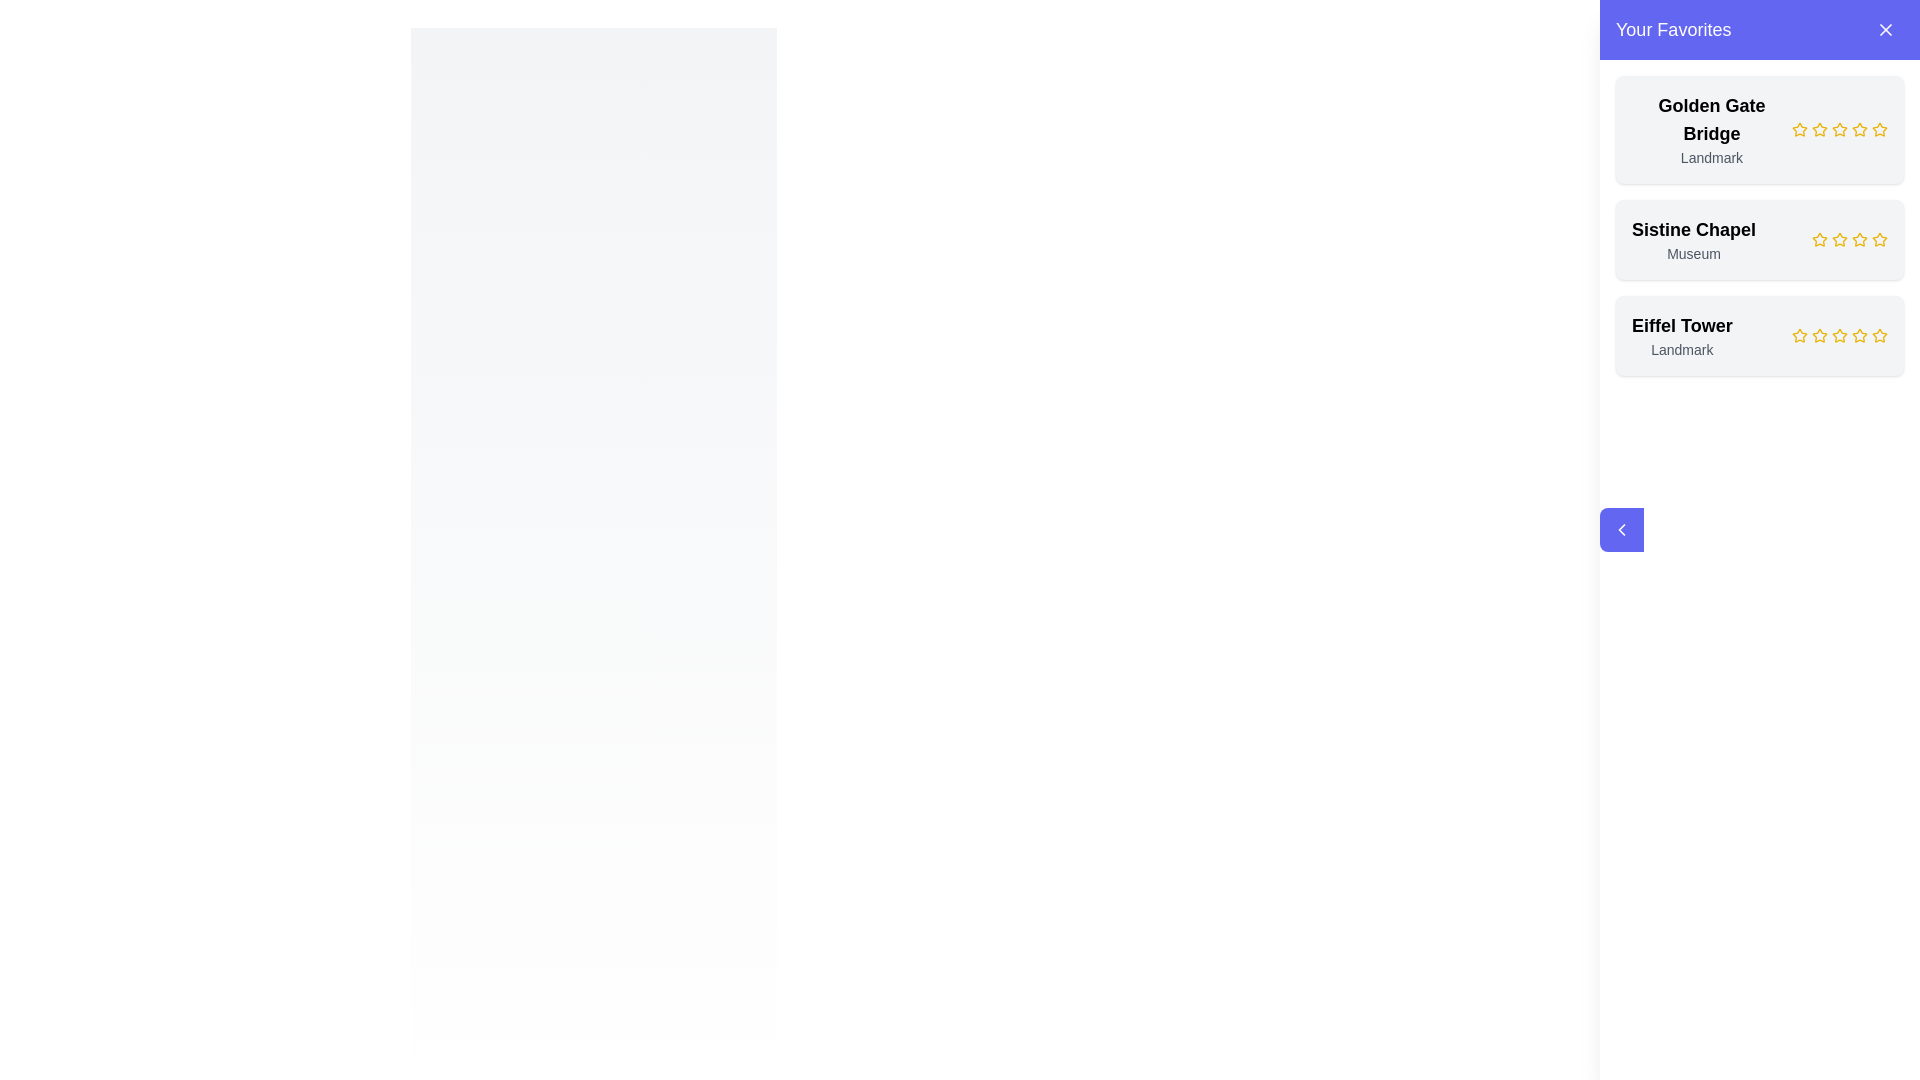 The height and width of the screenshot is (1080, 1920). Describe the element at coordinates (1839, 130) in the screenshot. I see `the fourth star icon in the rating system of the 'Golden Gate Bridge' section in 'Your Favorites'` at that location.